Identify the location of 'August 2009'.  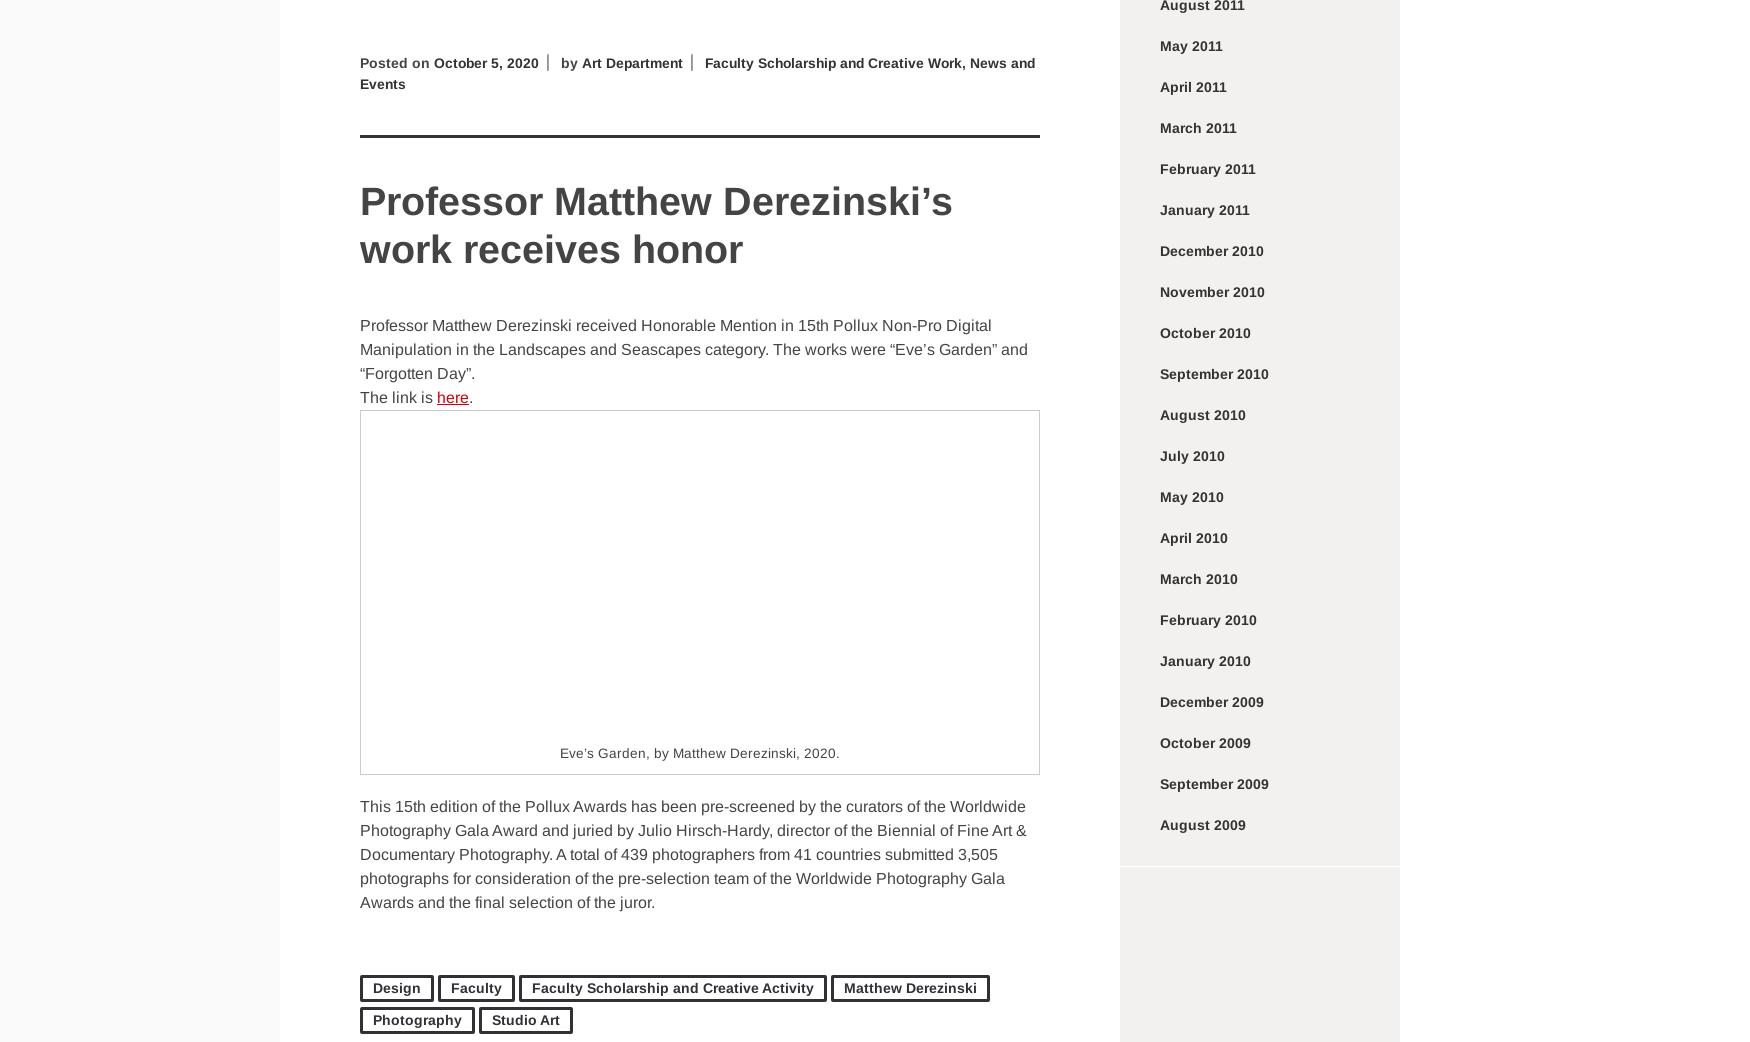
(1202, 824).